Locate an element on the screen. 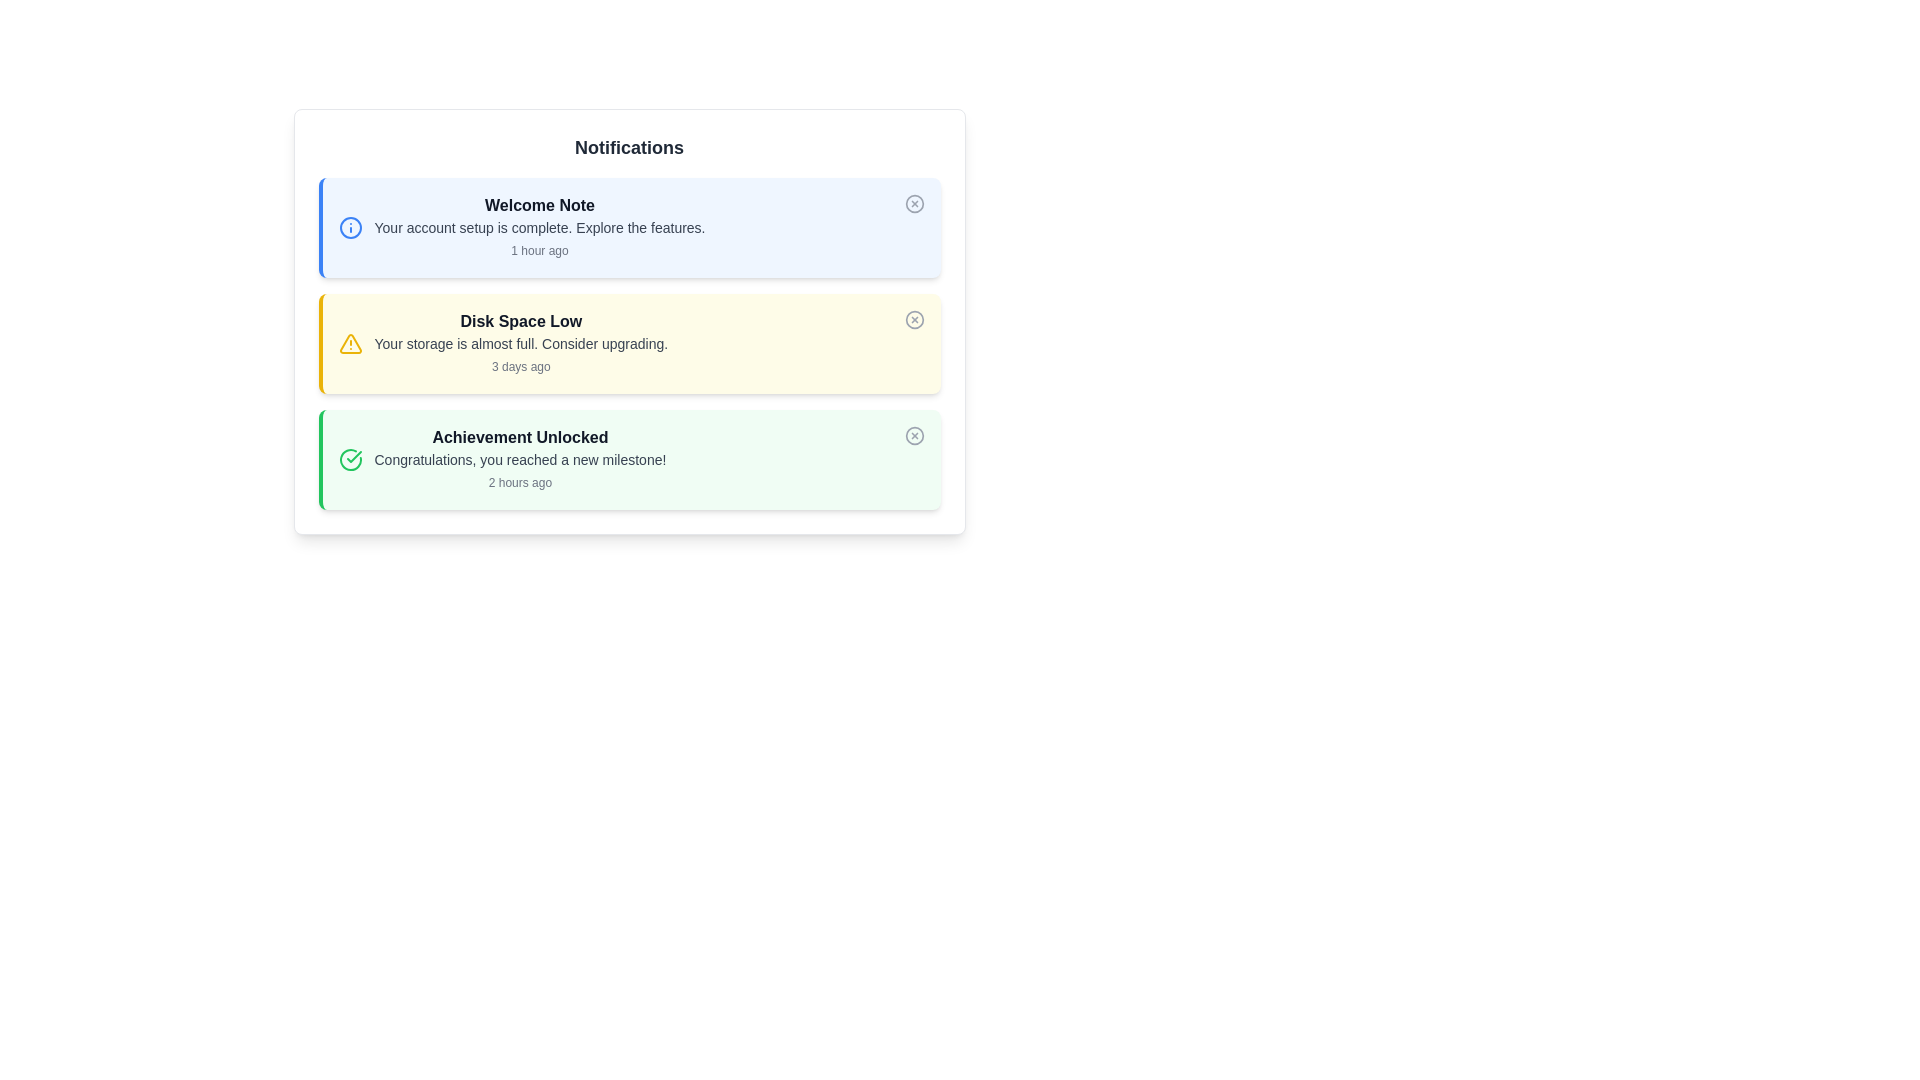 This screenshot has width=1920, height=1080. the SVG Circle, which is a ring-like shape centered within the third notification entry on the rightmost side of the interface, adjacent to a green background is located at coordinates (913, 434).